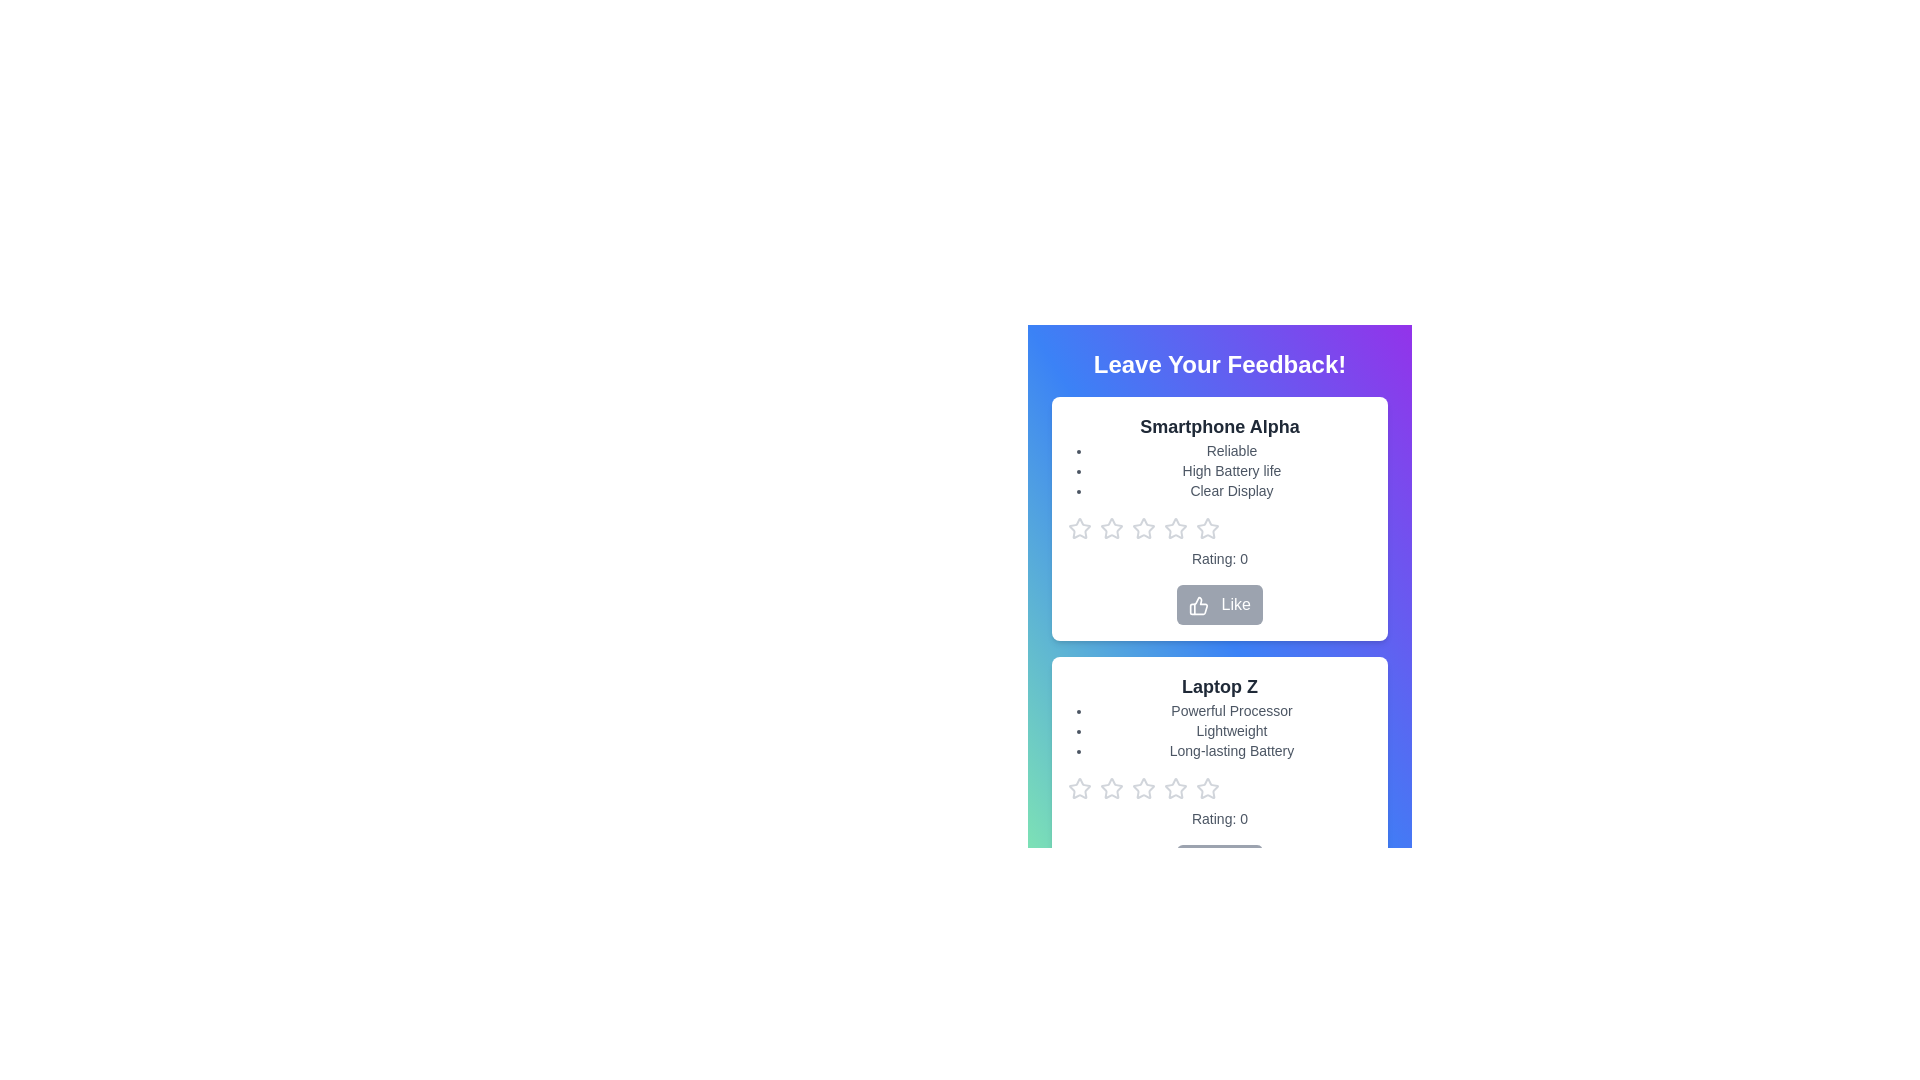 The image size is (1920, 1080). What do you see at coordinates (1218, 527) in the screenshot?
I see `the stars in the Interactive rating component located near the middle of the 'Smartphone Alpha' card to provide a rating` at bounding box center [1218, 527].